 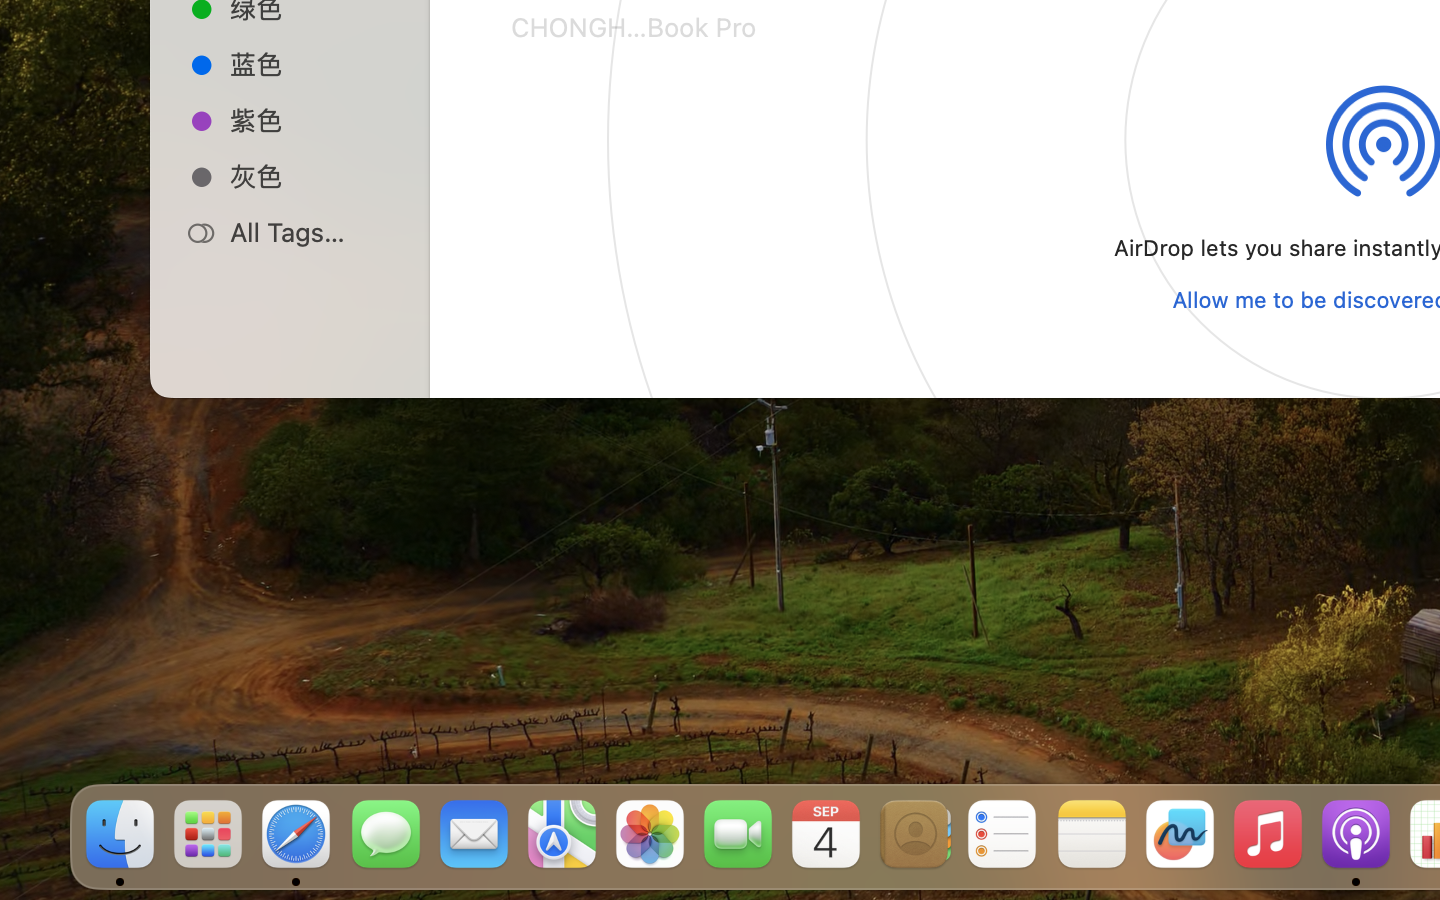 What do you see at coordinates (311, 176) in the screenshot?
I see `'灰色'` at bounding box center [311, 176].